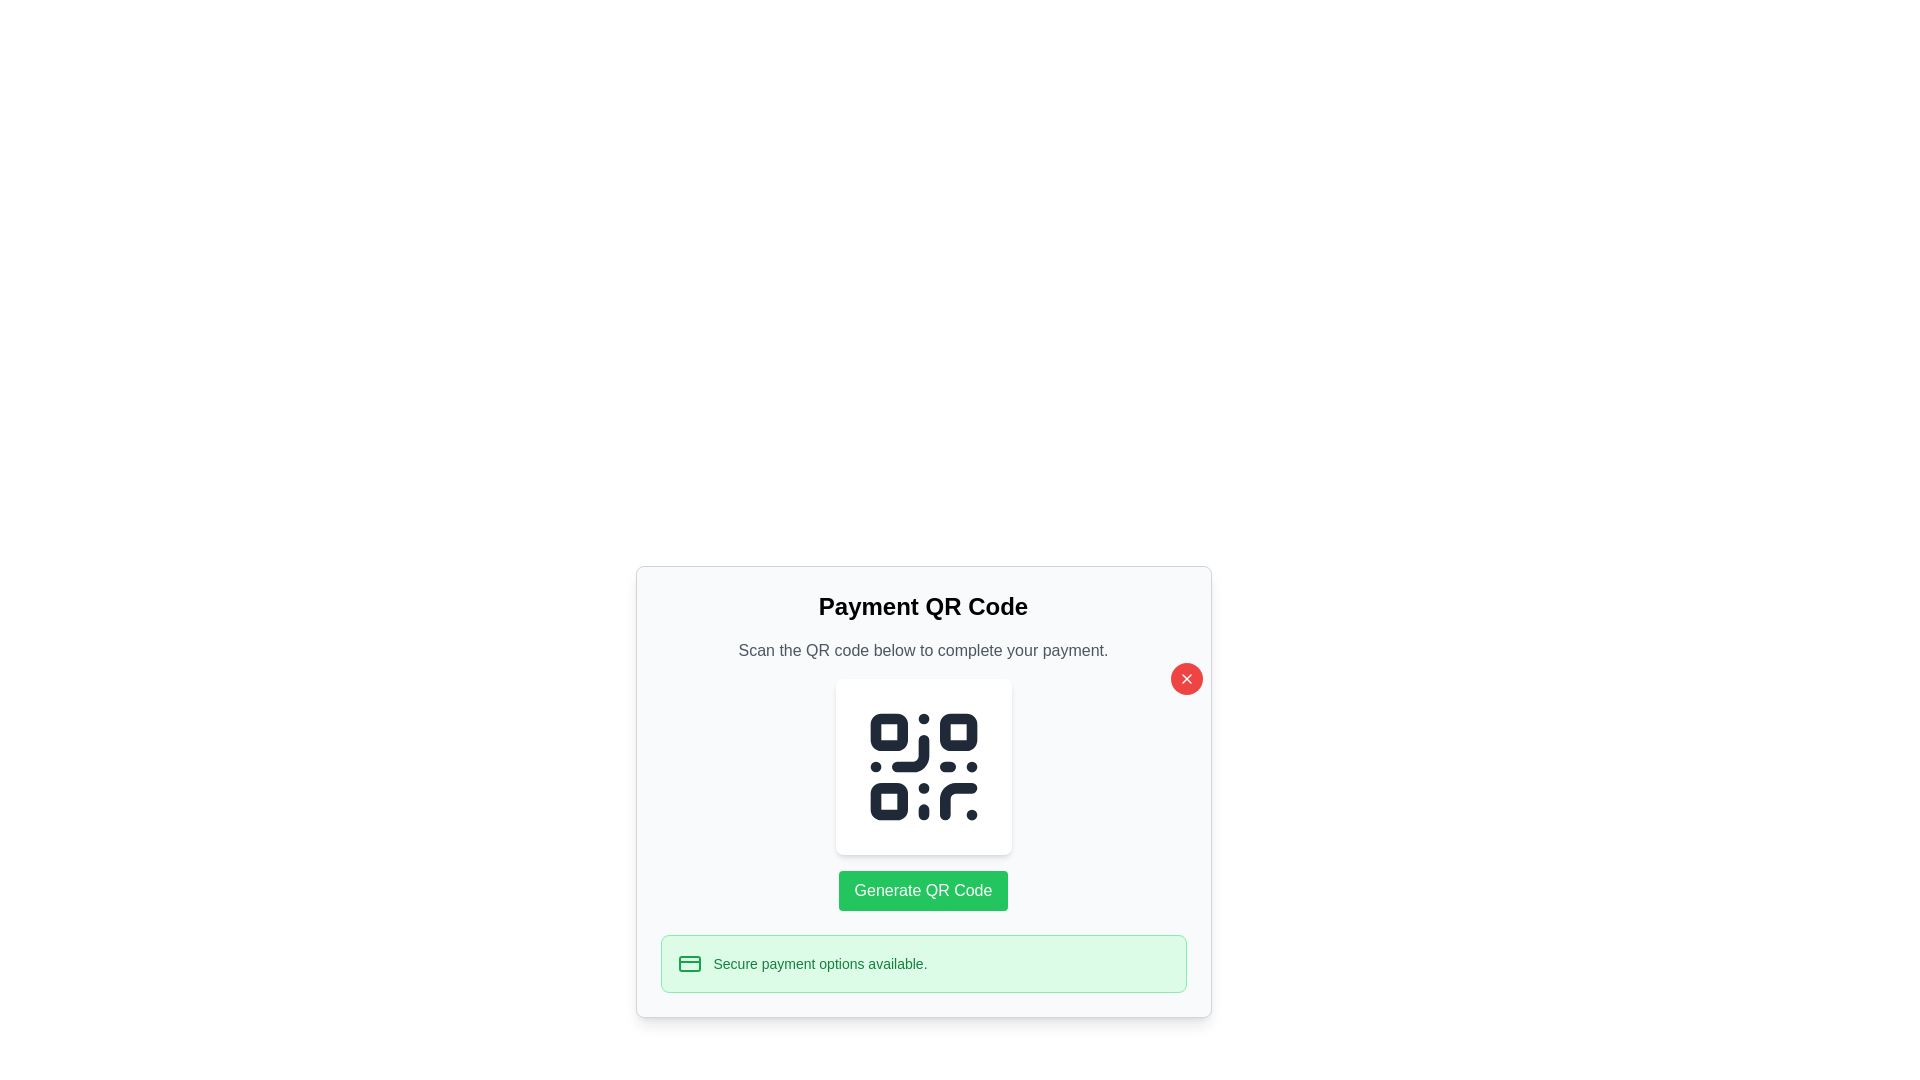 This screenshot has width=1920, height=1080. What do you see at coordinates (1186, 677) in the screenshot?
I see `the red circular 'X' icon button located at the top right corner of the dialog box` at bounding box center [1186, 677].